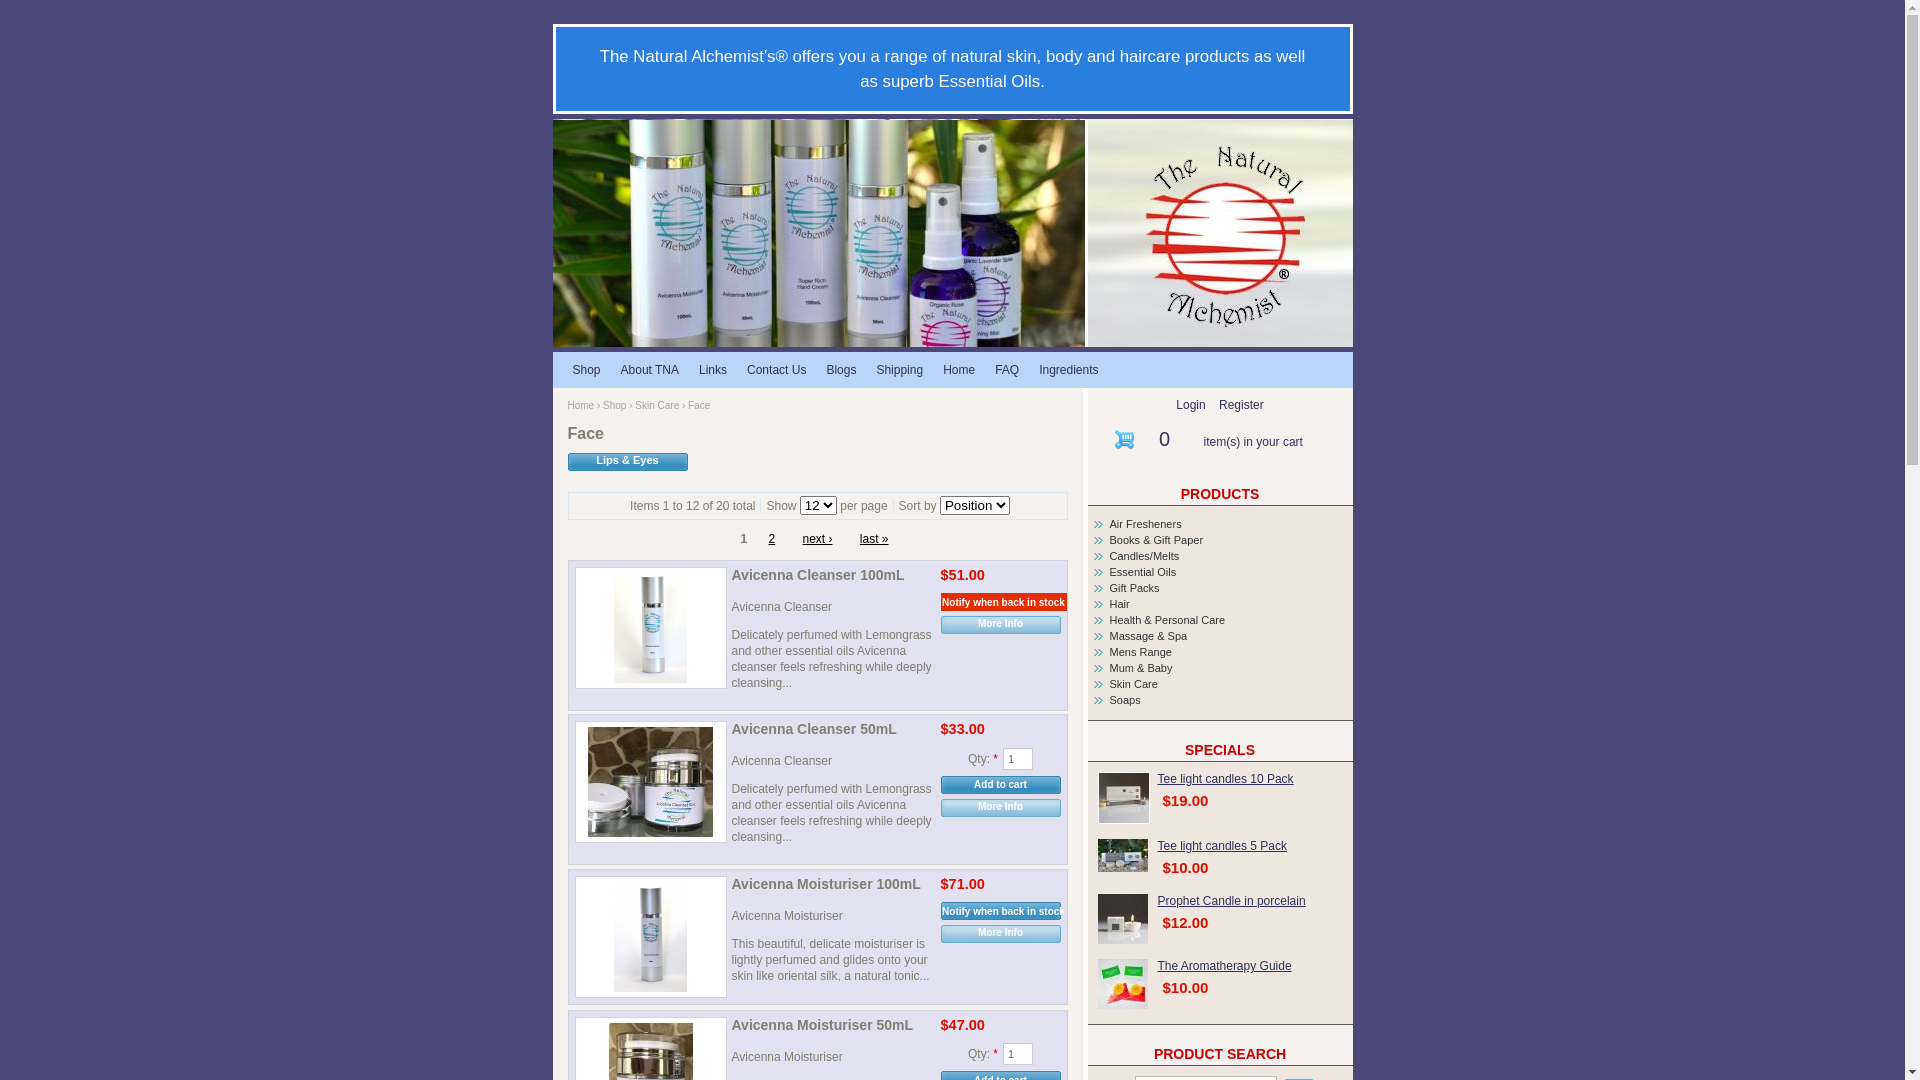 The width and height of the screenshot is (1920, 1080). Describe the element at coordinates (1143, 571) in the screenshot. I see `'Essential Oils'` at that location.